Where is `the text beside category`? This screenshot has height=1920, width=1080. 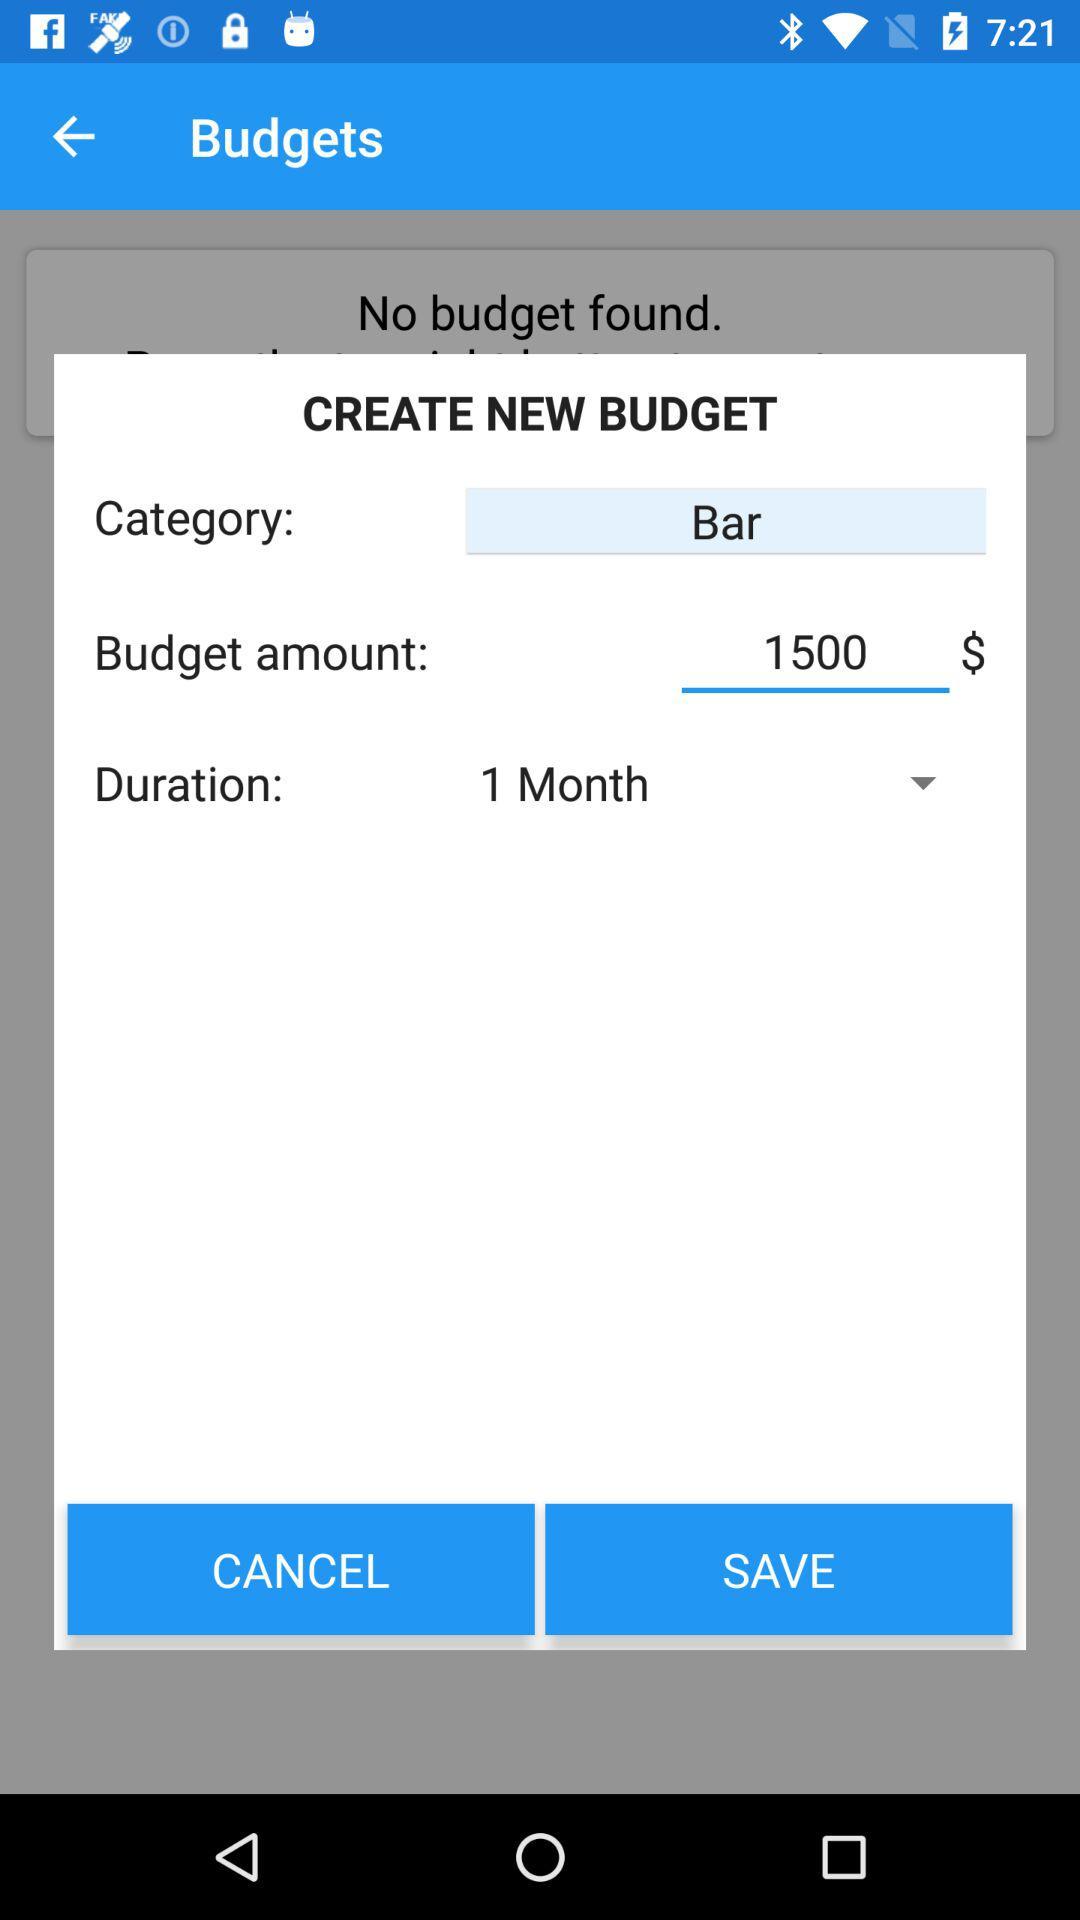
the text beside category is located at coordinates (726, 521).